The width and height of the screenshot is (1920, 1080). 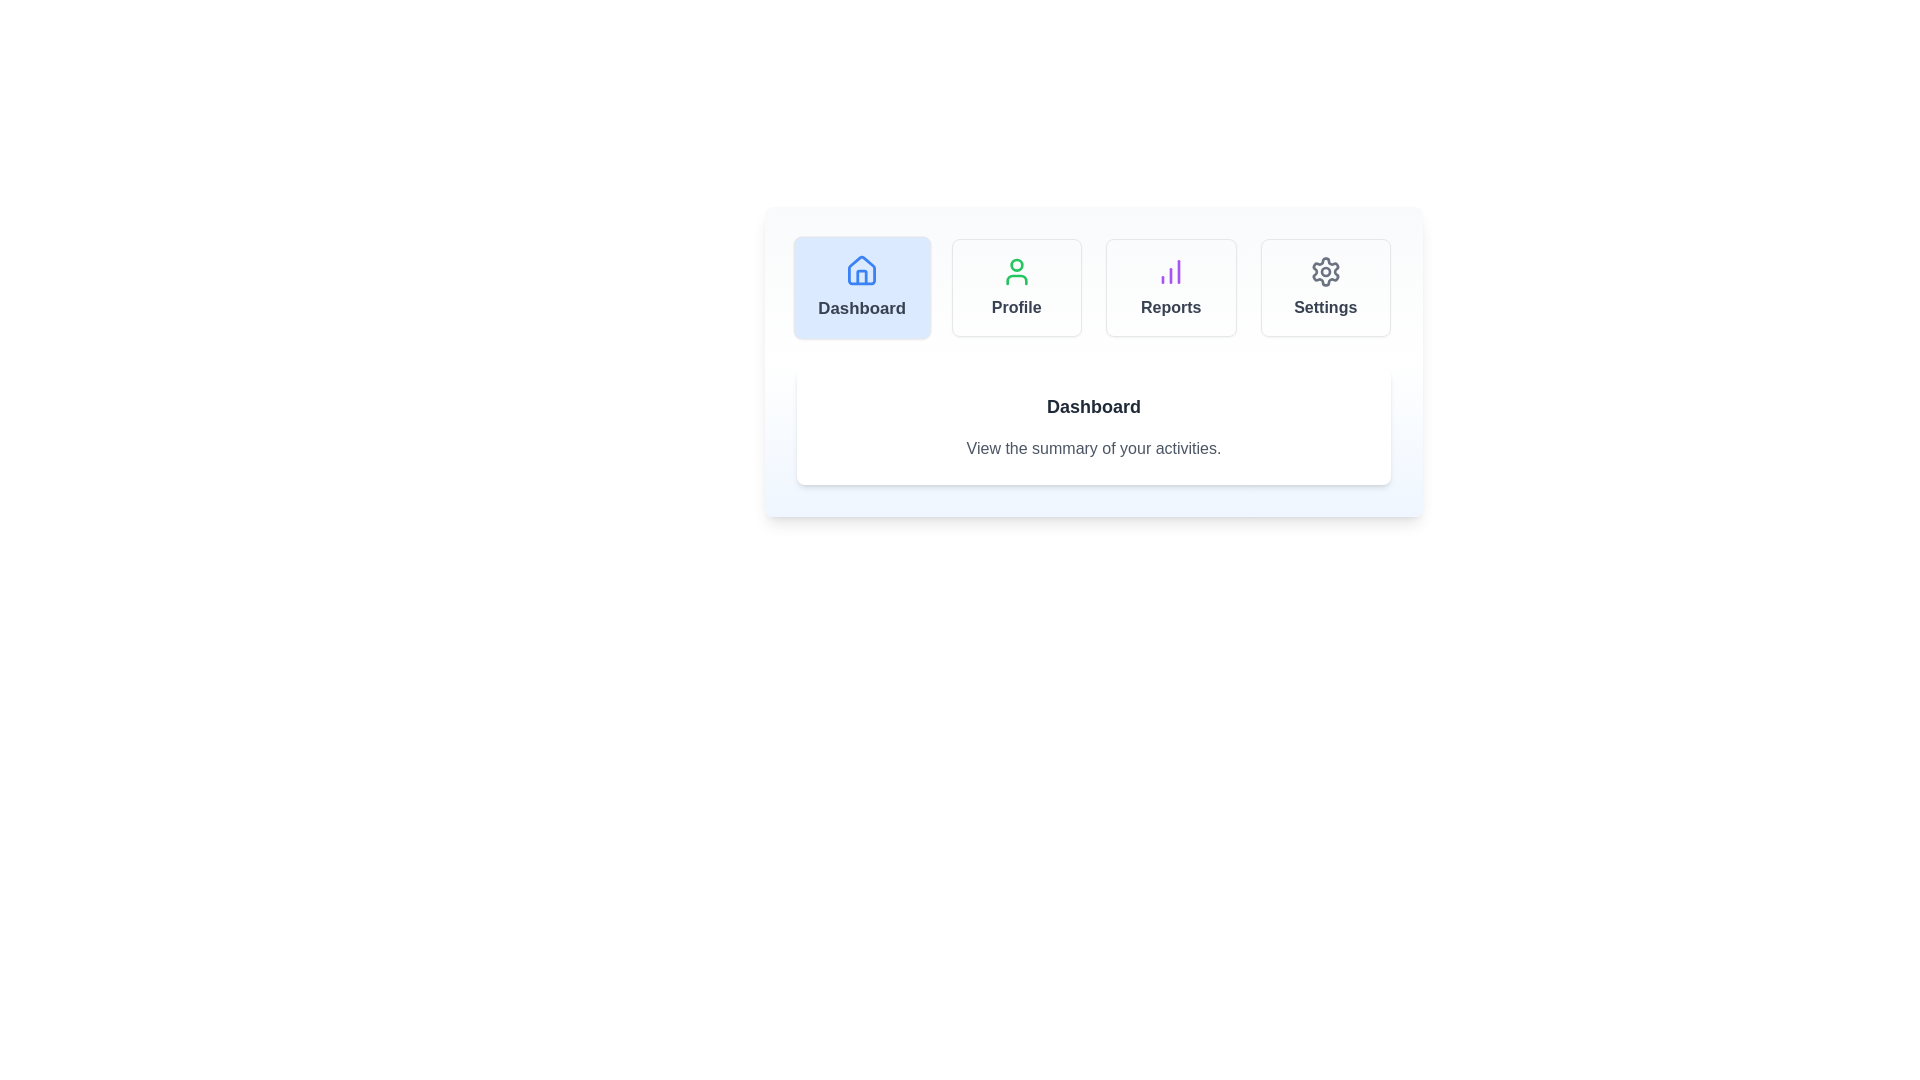 I want to click on the tab labeled 'Dashboard' to observe its hover effect, so click(x=862, y=288).